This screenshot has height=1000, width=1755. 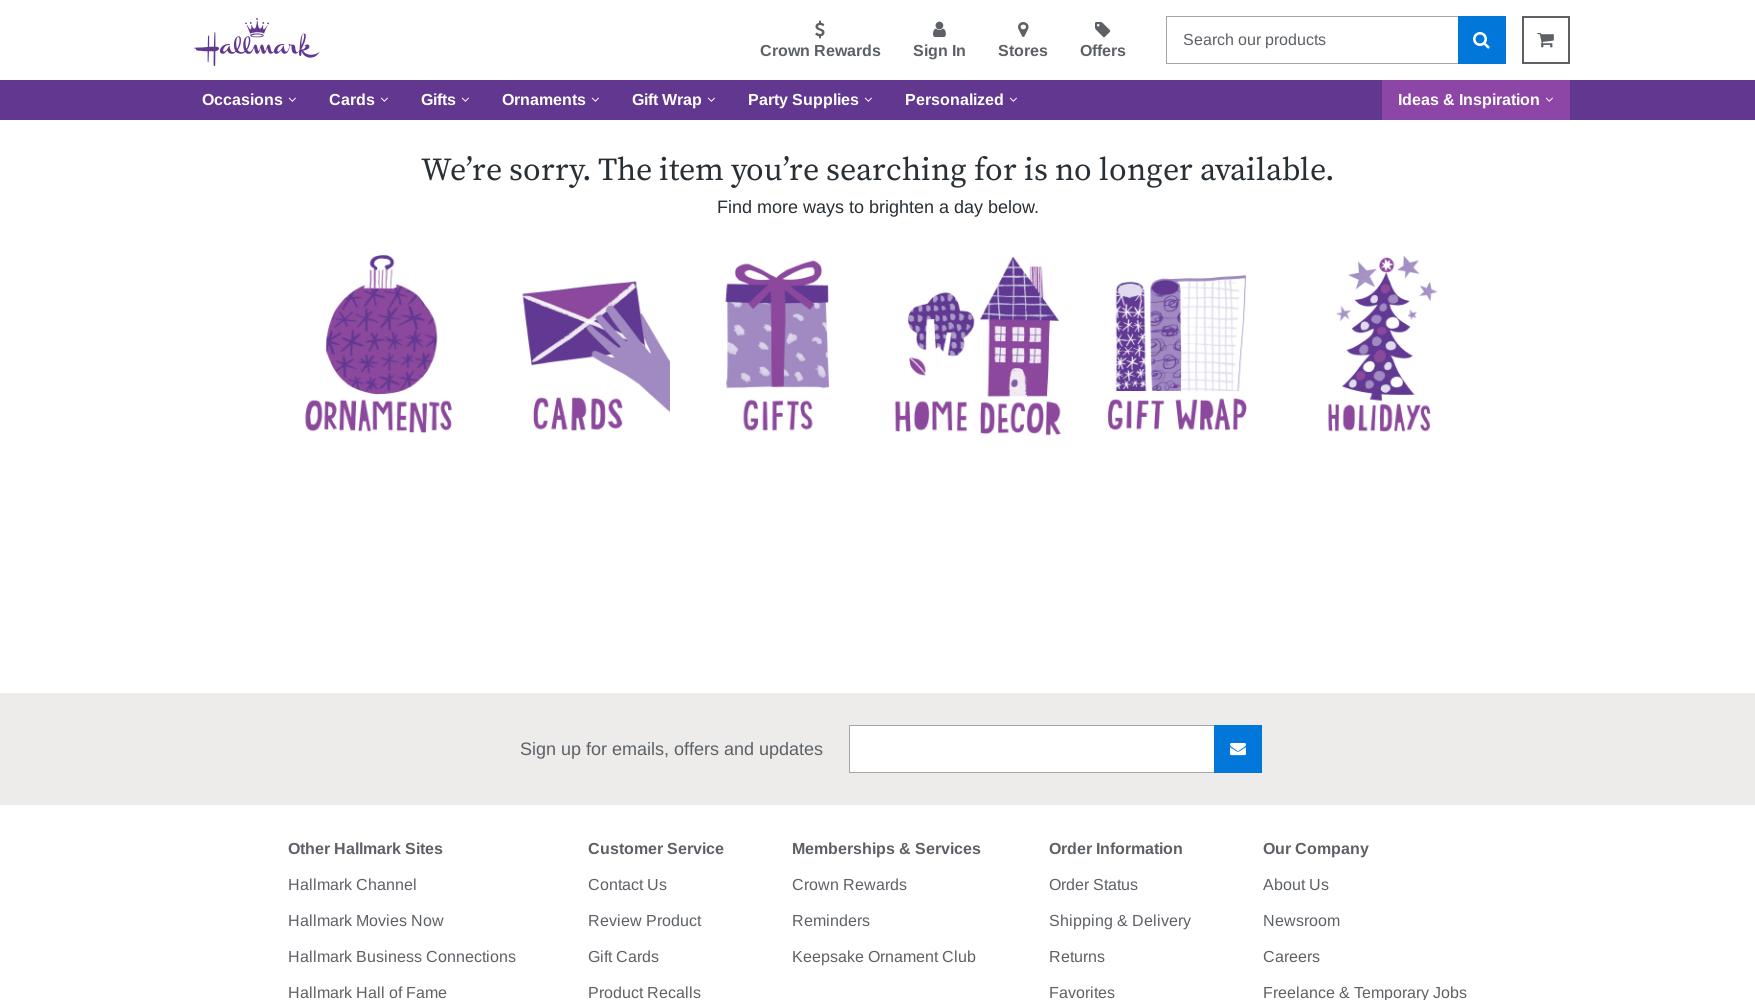 I want to click on 'Personalized', so click(x=903, y=98).